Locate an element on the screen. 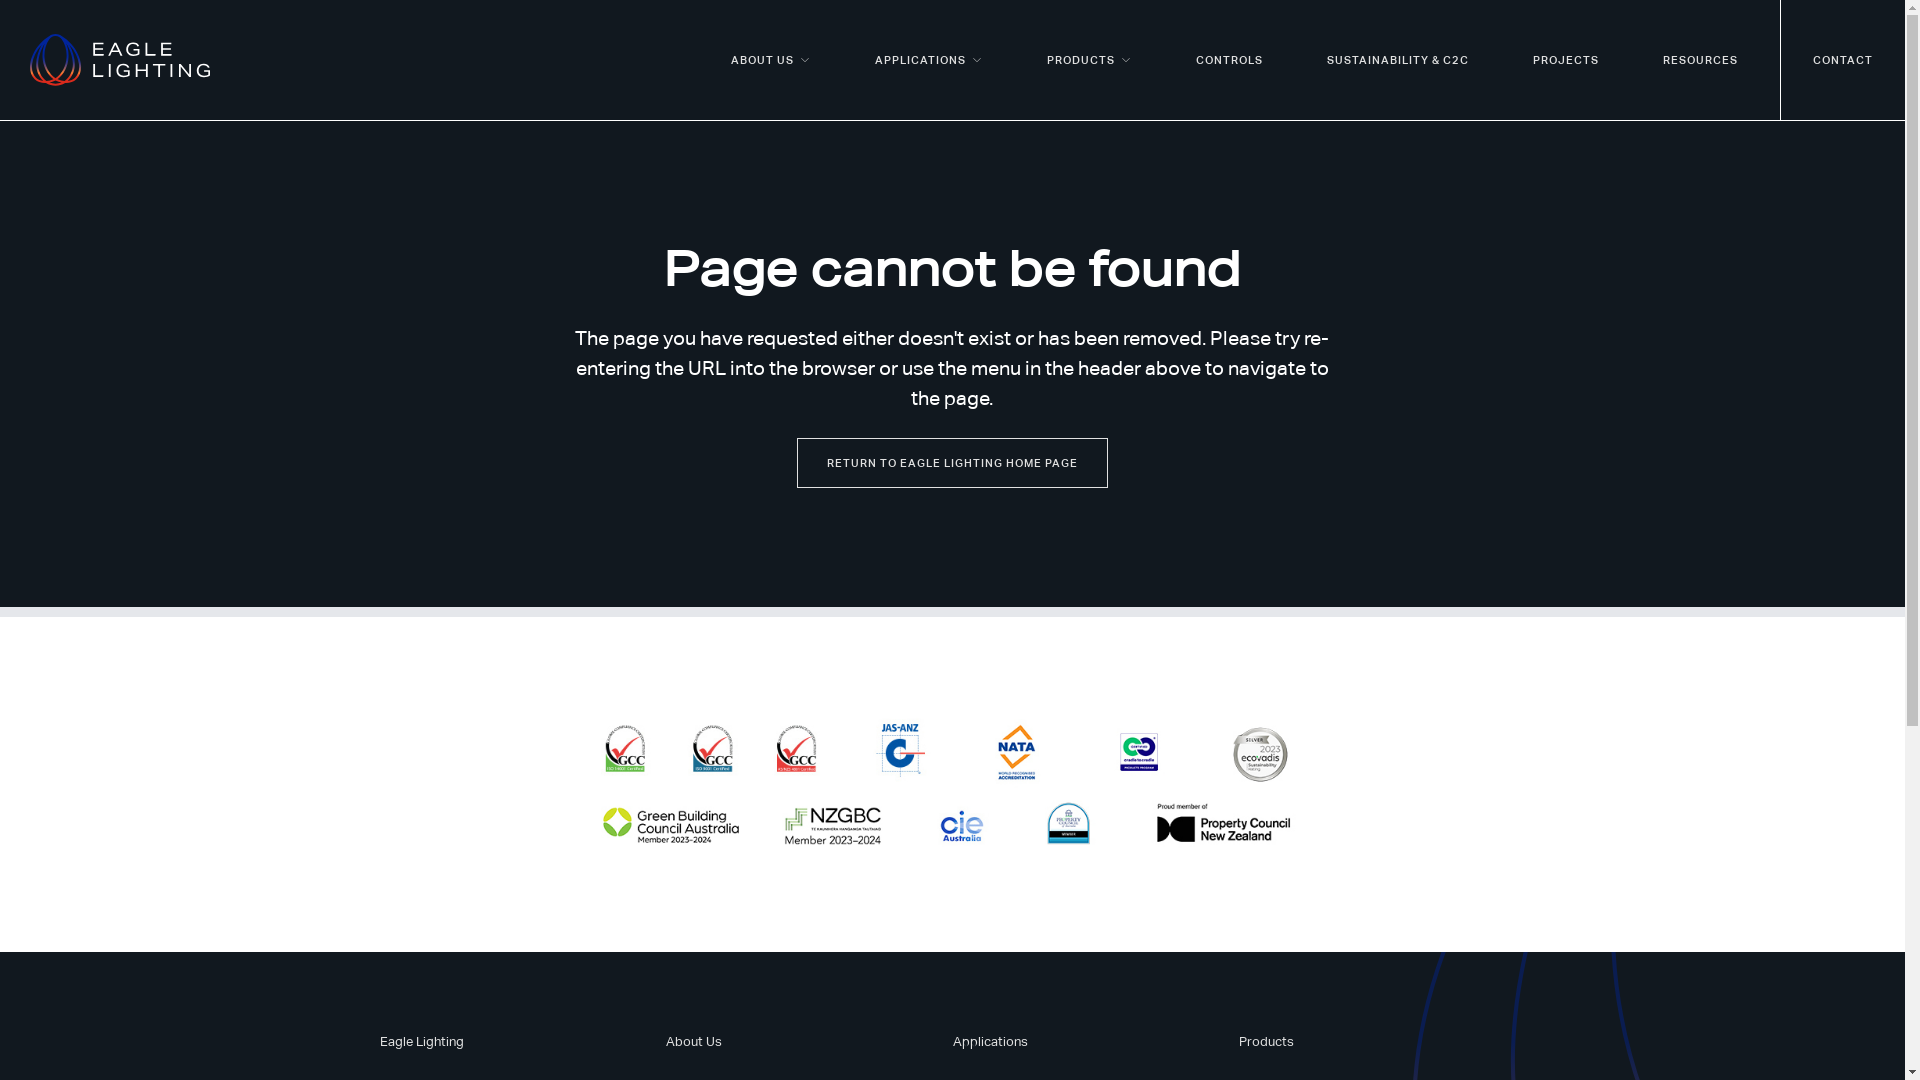  'CONTACT' is located at coordinates (1842, 59).